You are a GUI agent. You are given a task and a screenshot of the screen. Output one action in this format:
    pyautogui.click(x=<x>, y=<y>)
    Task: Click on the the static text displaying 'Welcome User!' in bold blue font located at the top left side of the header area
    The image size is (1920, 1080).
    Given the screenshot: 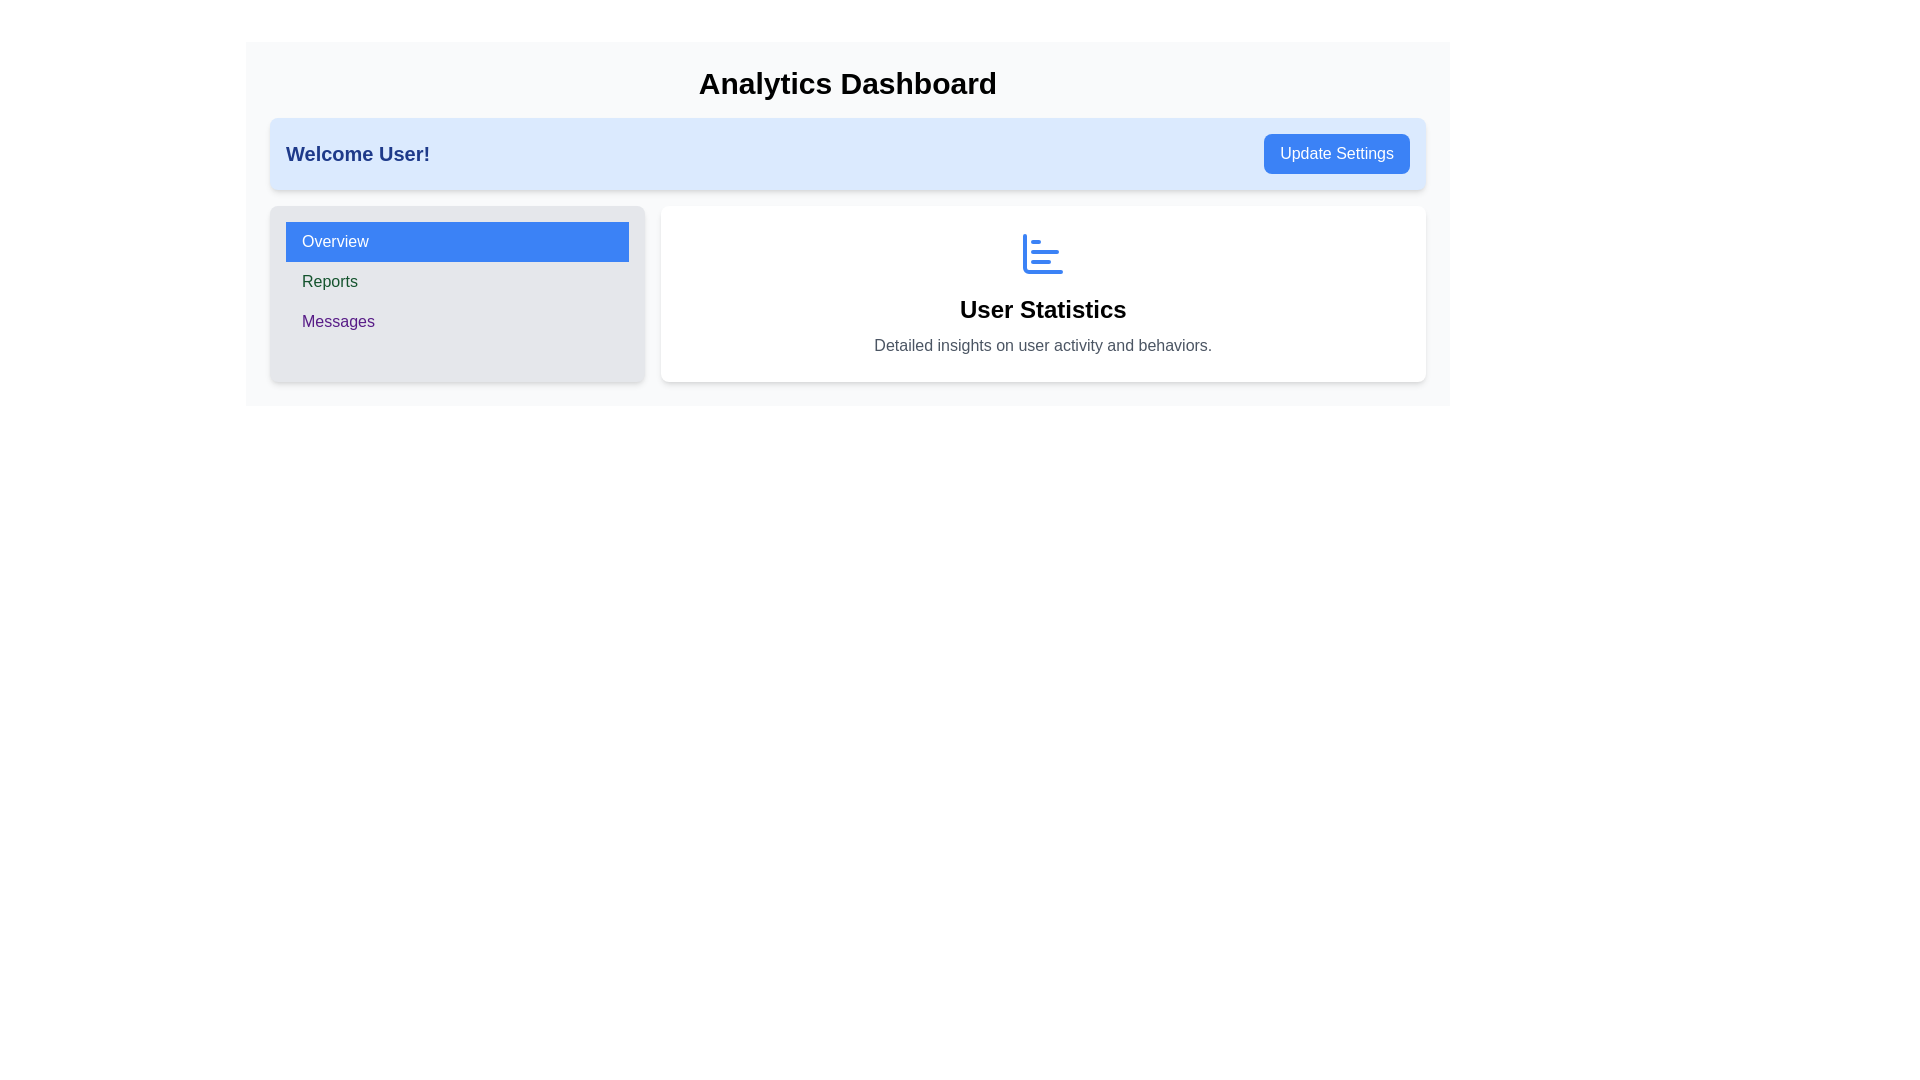 What is the action you would take?
    pyautogui.click(x=358, y=153)
    